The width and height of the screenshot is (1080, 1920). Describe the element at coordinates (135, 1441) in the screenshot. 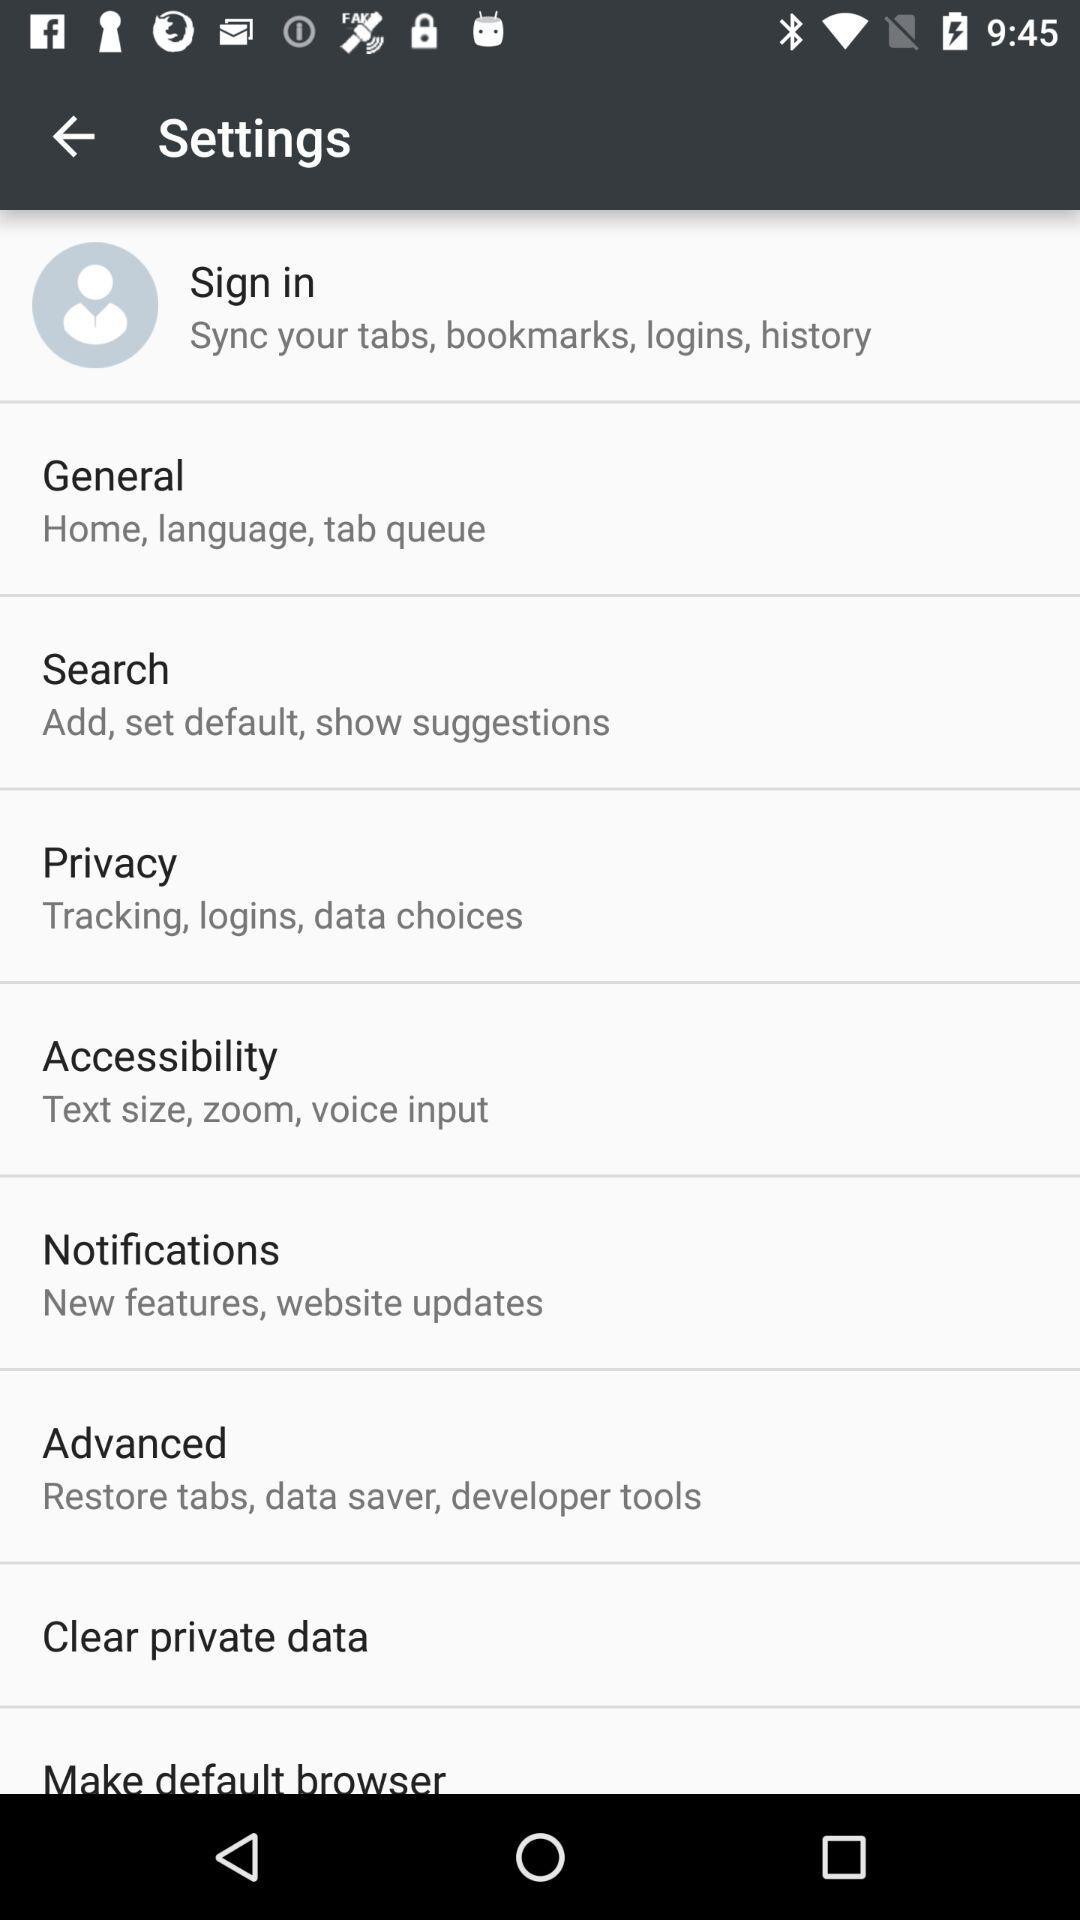

I see `advanced icon` at that location.